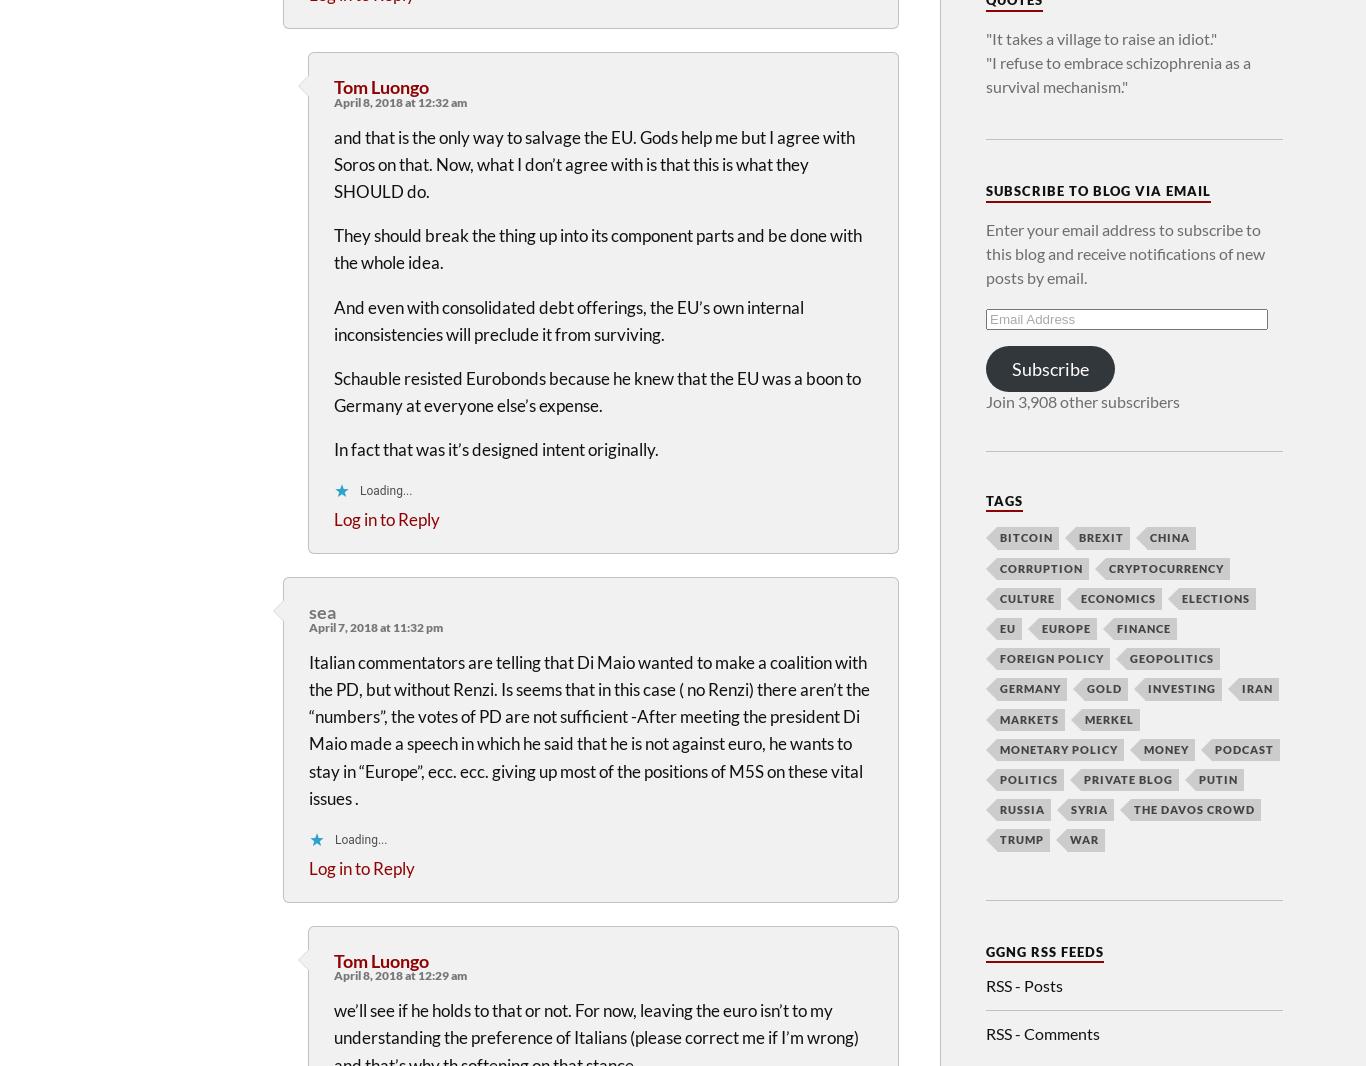 The height and width of the screenshot is (1066, 1366). What do you see at coordinates (1026, 596) in the screenshot?
I see `'Culture'` at bounding box center [1026, 596].